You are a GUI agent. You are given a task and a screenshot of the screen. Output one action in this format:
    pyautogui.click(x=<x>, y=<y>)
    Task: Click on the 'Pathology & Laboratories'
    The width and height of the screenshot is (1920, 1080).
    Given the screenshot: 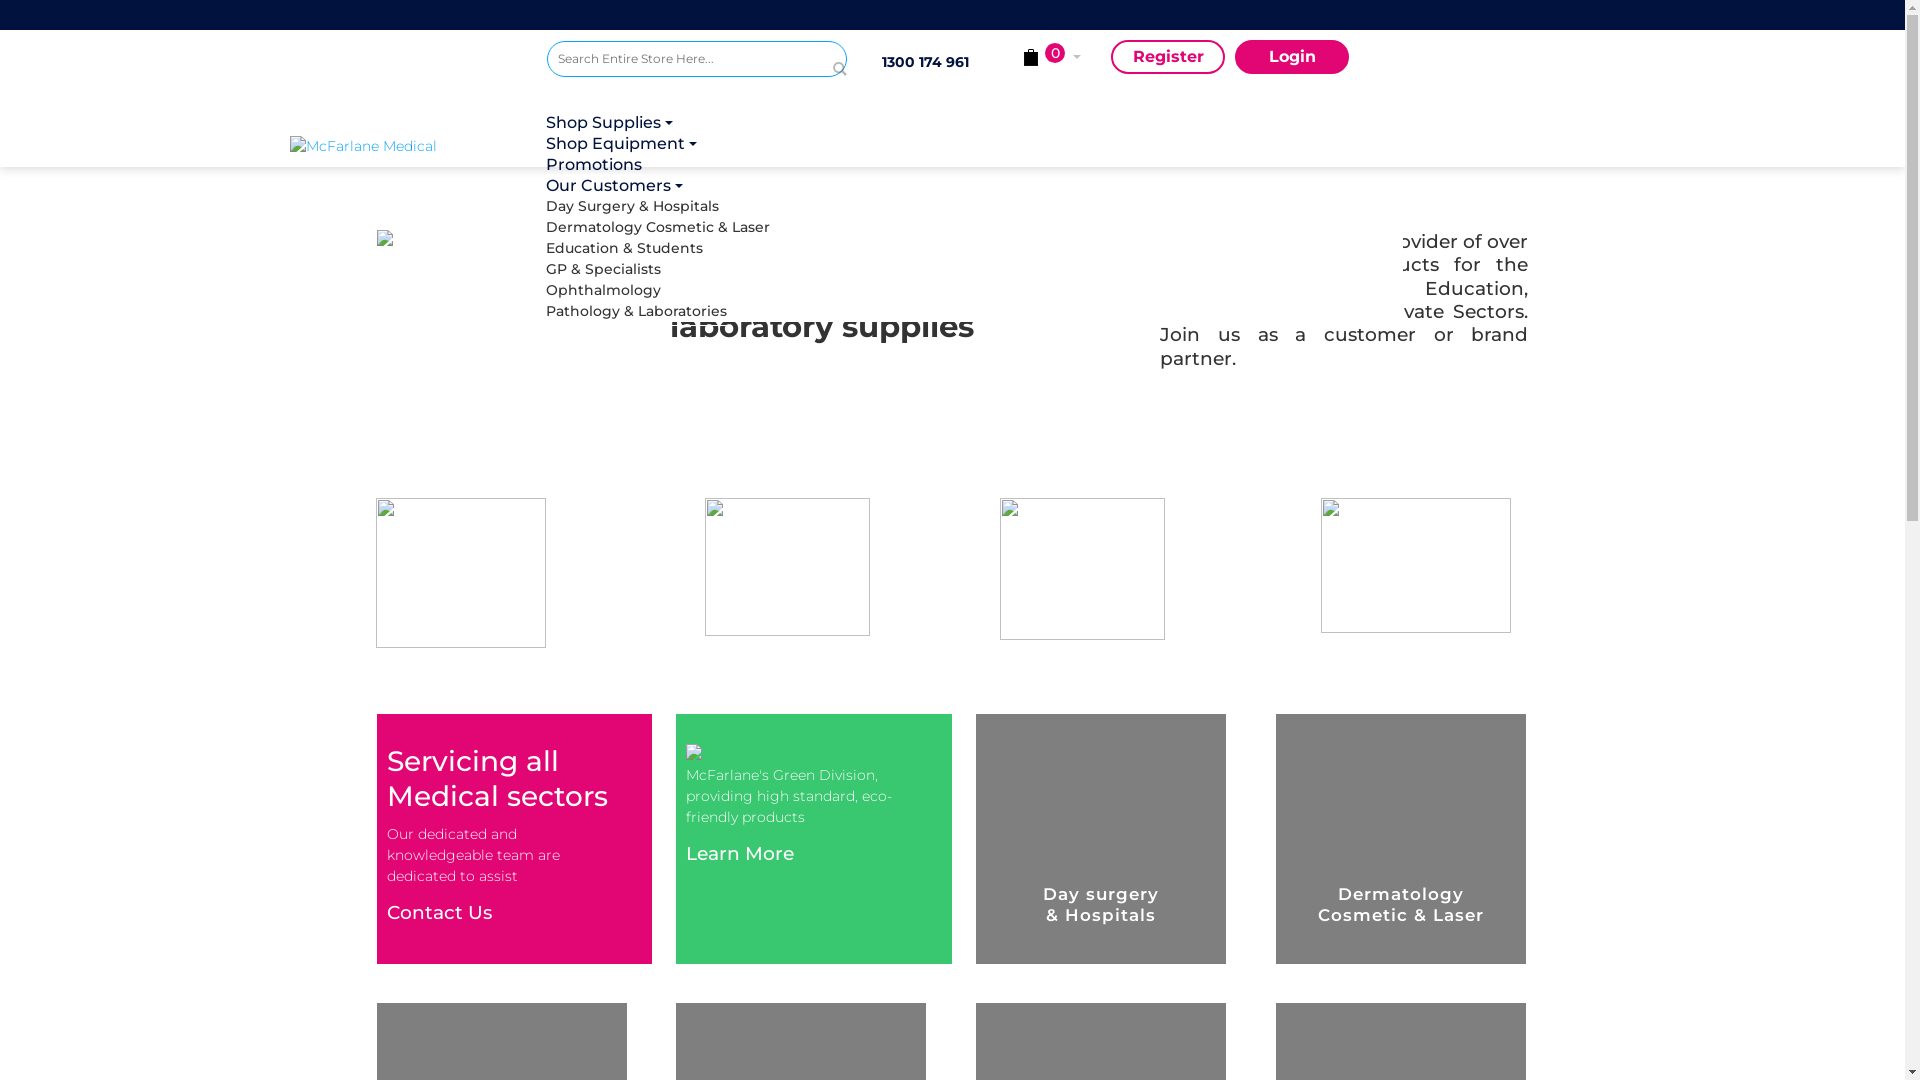 What is the action you would take?
    pyautogui.click(x=635, y=311)
    